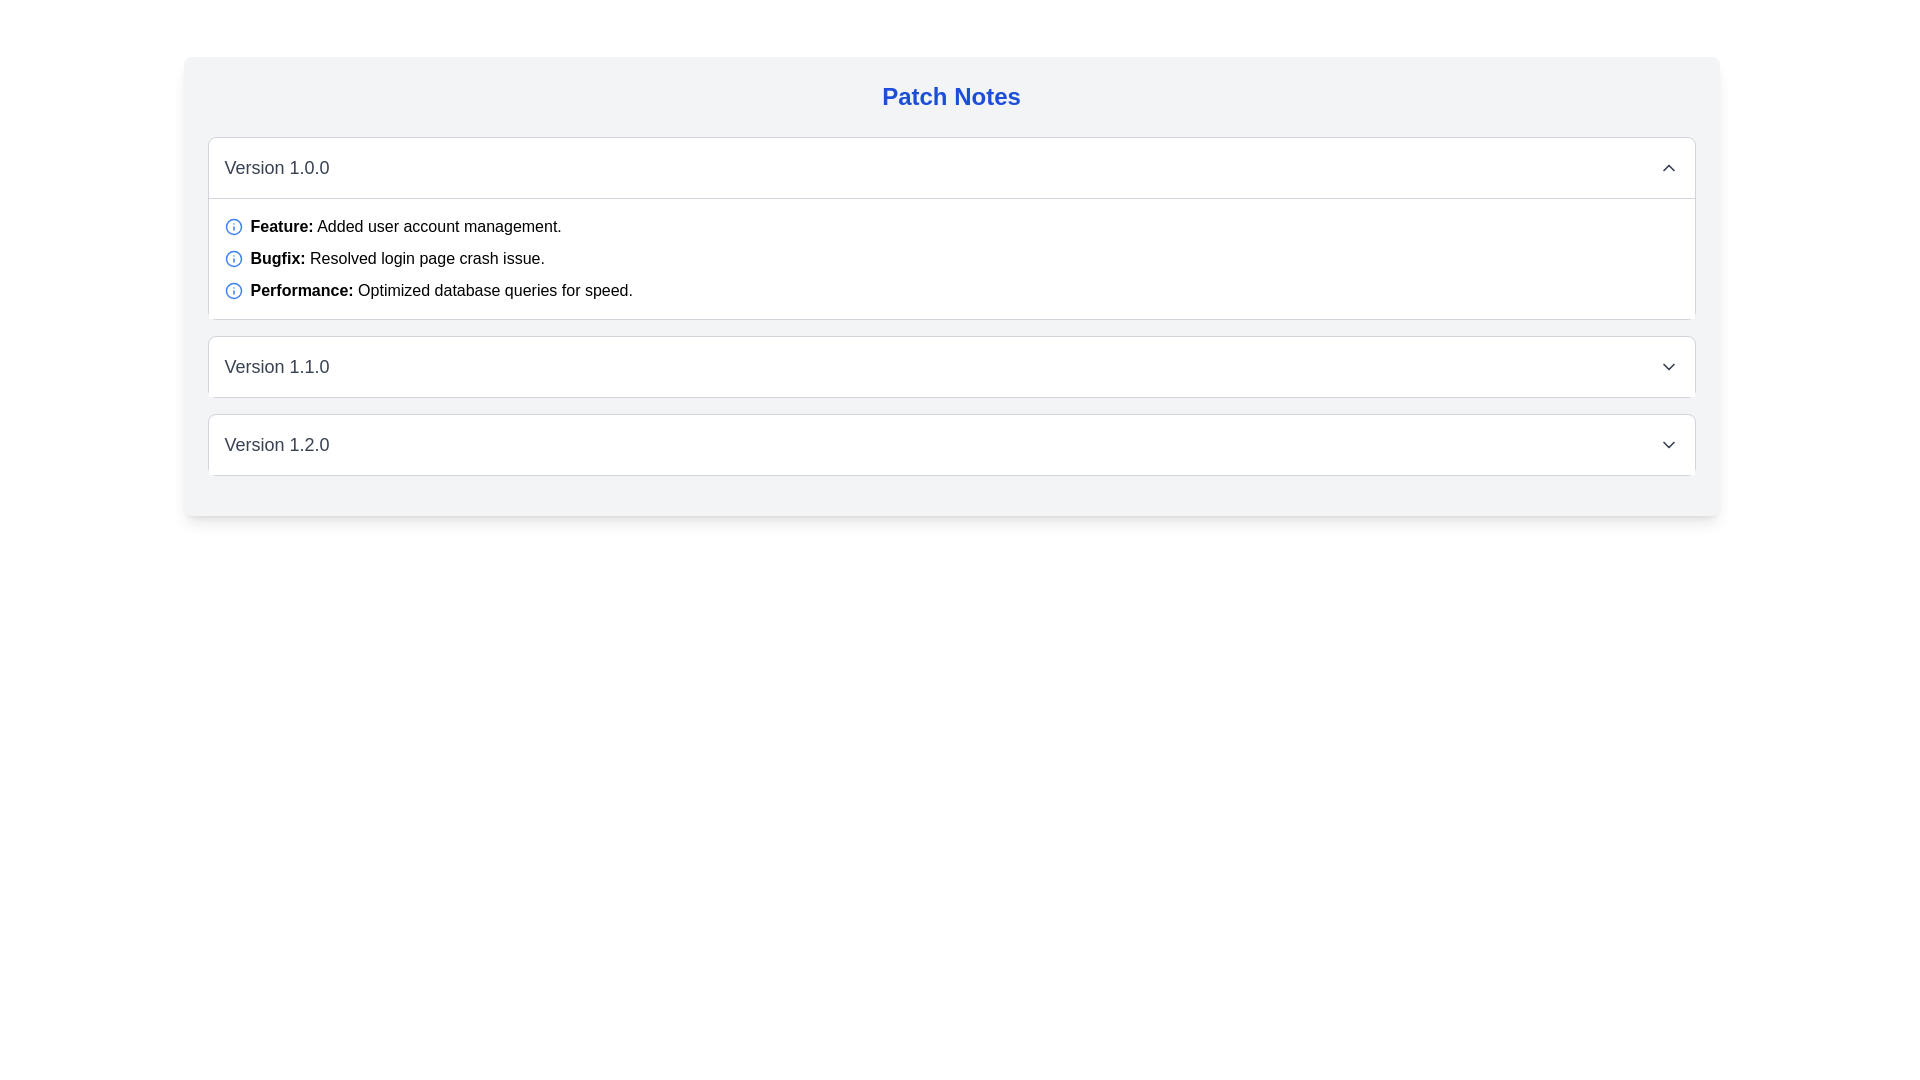  Describe the element at coordinates (277, 257) in the screenshot. I see `the category label indicating the type of update described in the subsequent text, located under the 'Version 1.0.0' section as the second line item below 'Feature:'` at that location.